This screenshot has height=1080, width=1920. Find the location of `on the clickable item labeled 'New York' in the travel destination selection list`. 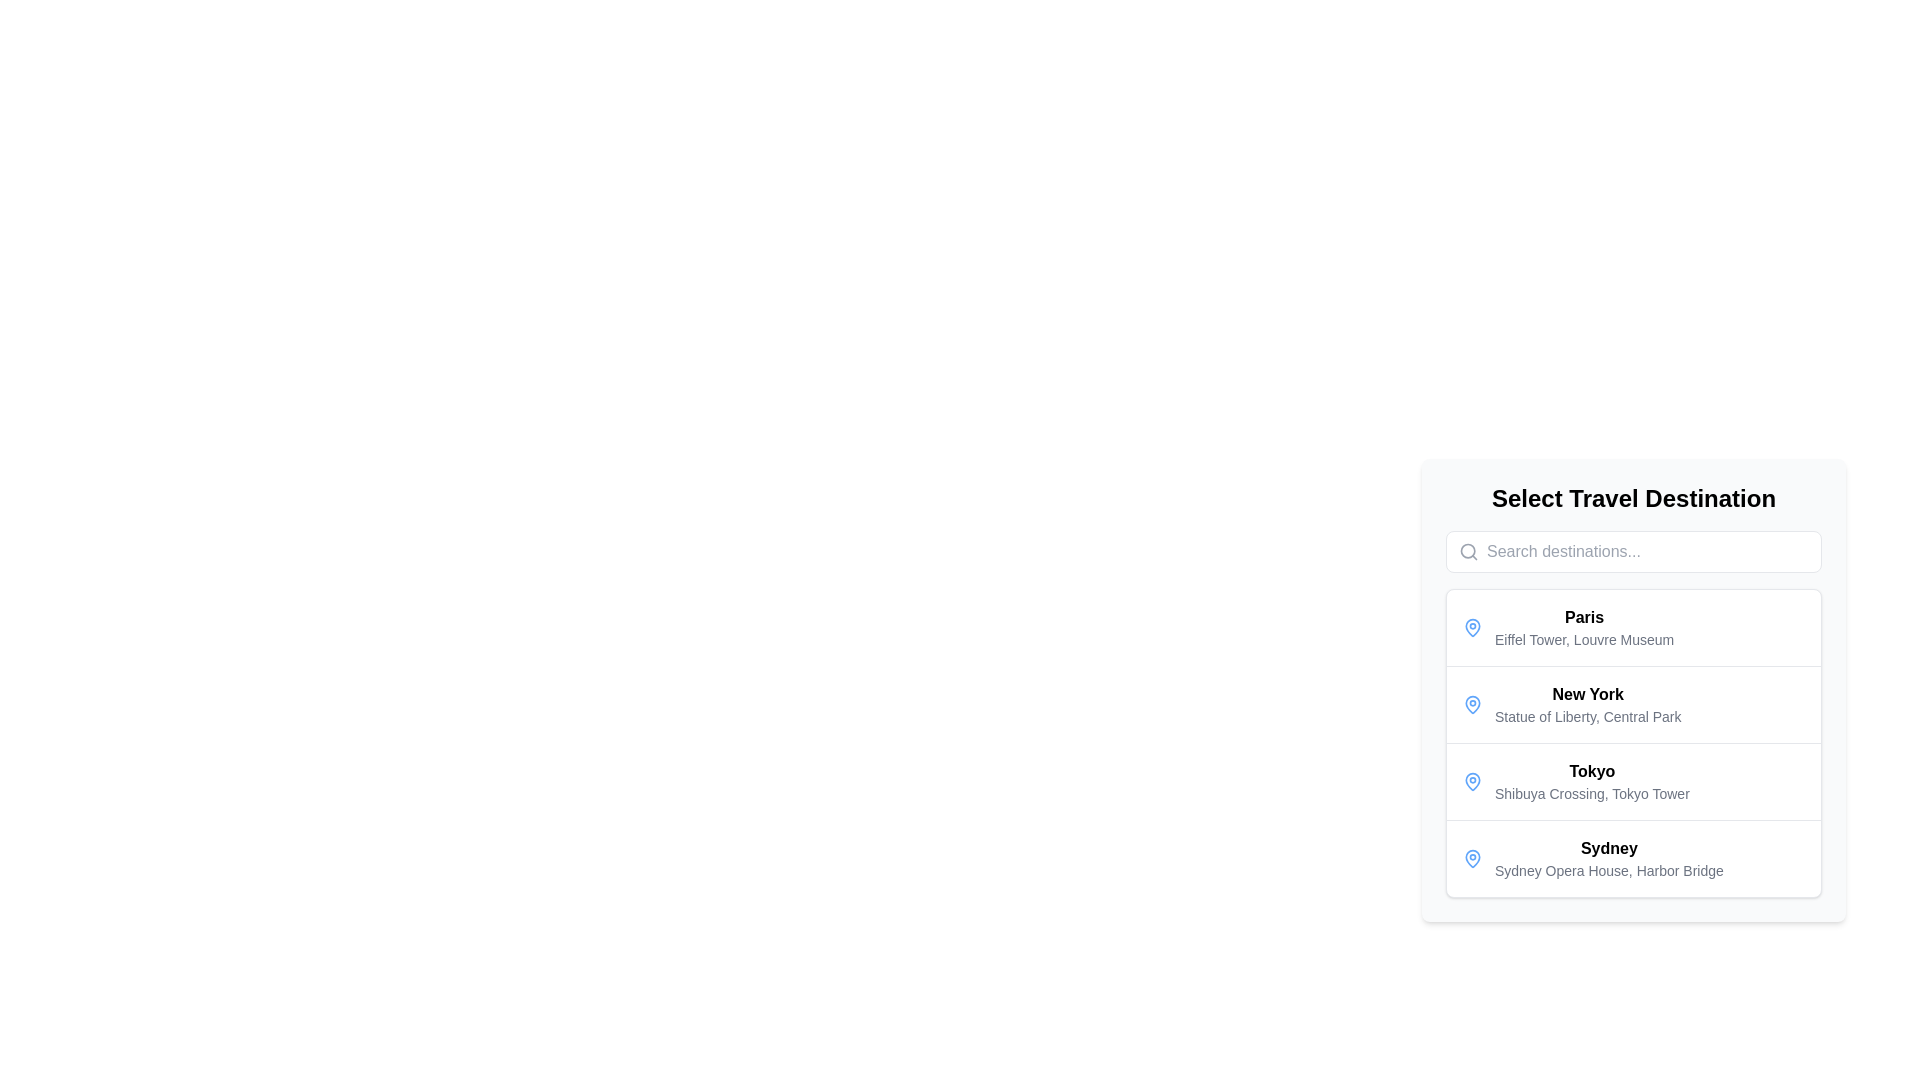

on the clickable item labeled 'New York' in the travel destination selection list is located at coordinates (1587, 704).